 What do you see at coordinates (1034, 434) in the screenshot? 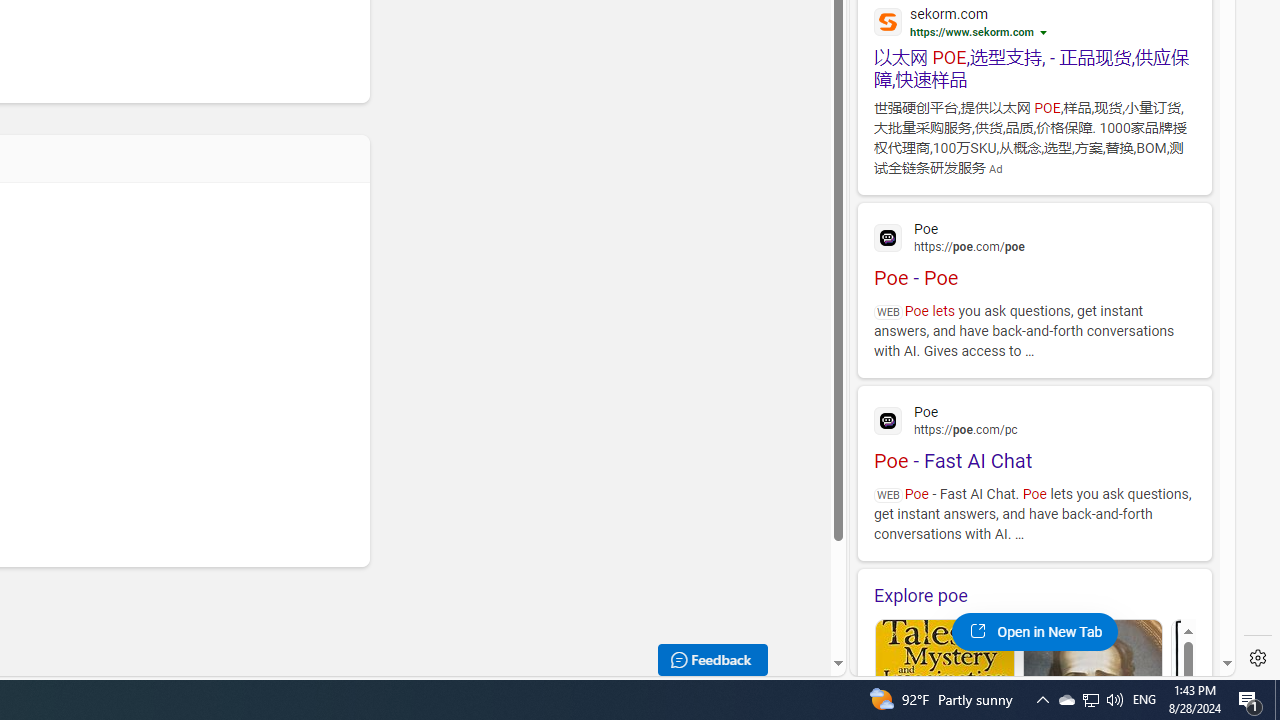
I see `'Poe - Fast AI Chat'` at bounding box center [1034, 434].